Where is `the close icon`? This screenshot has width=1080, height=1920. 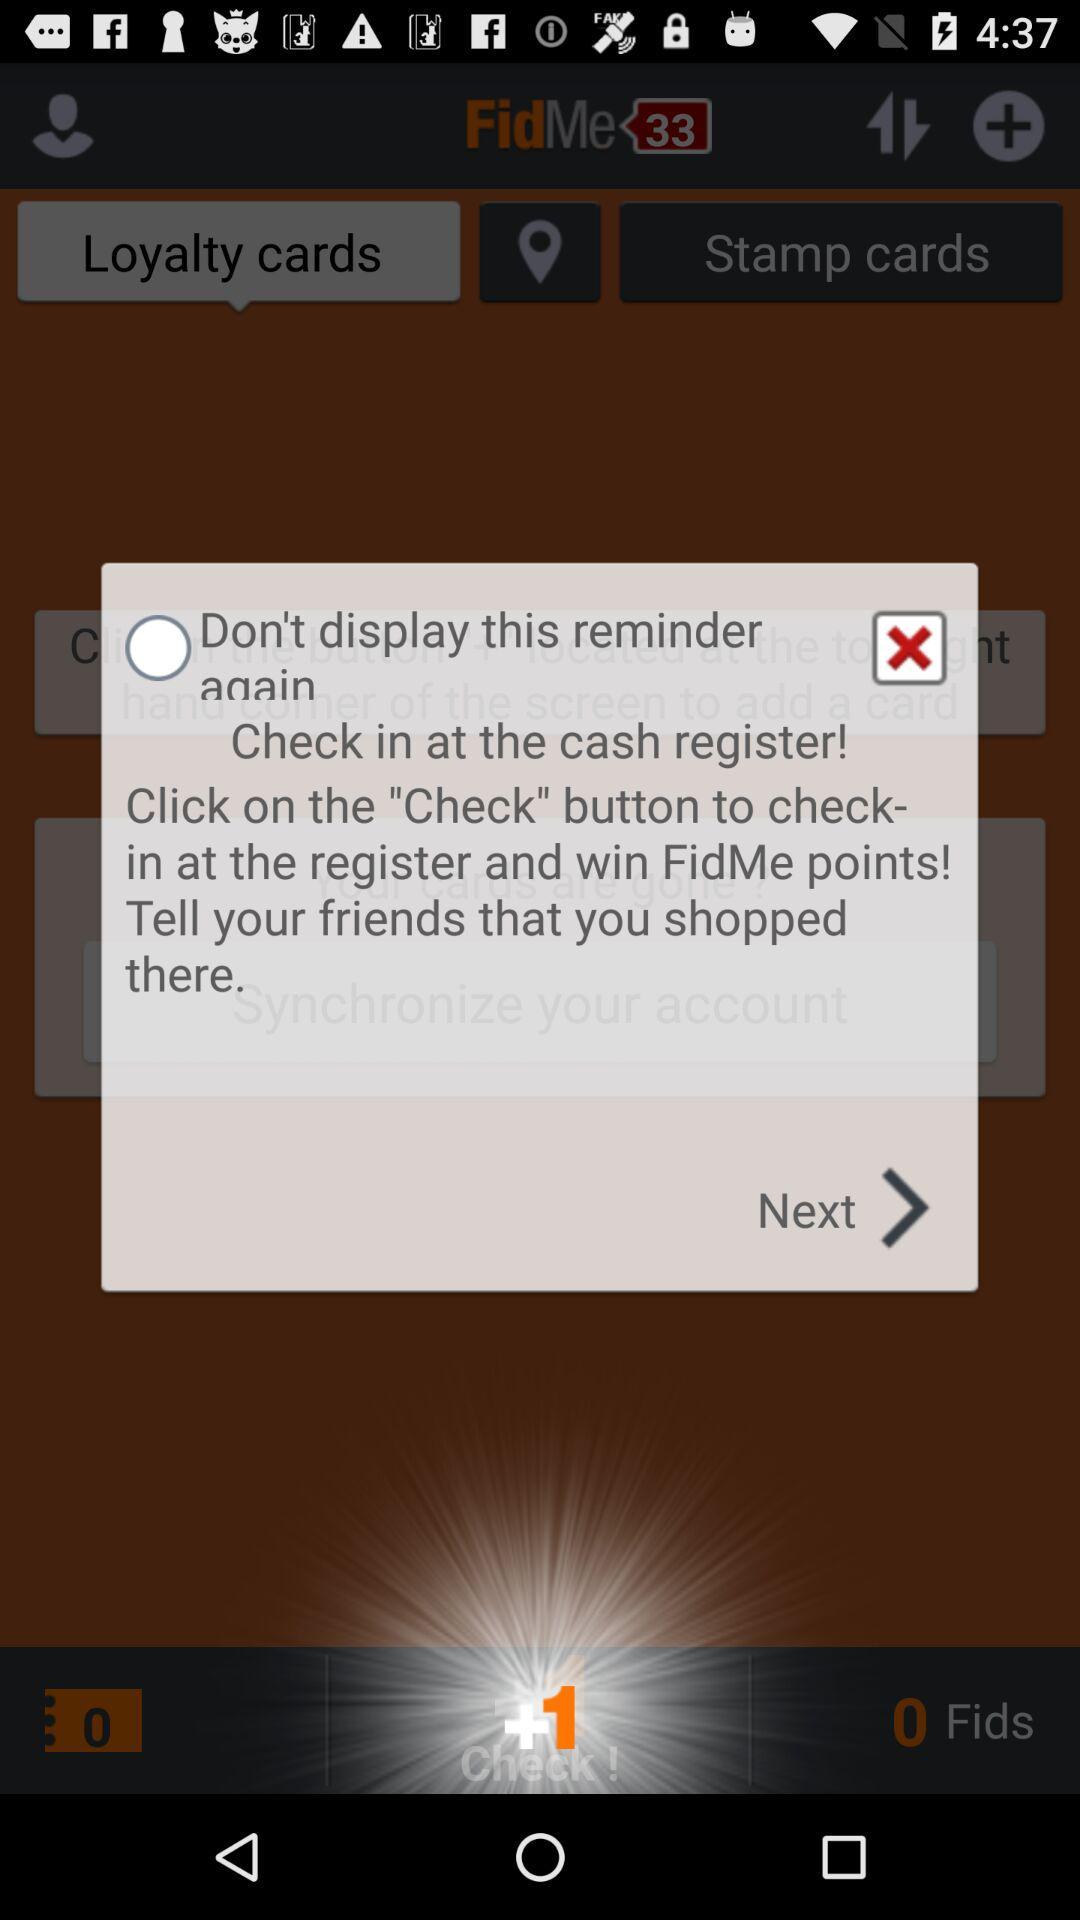
the close icon is located at coordinates (909, 693).